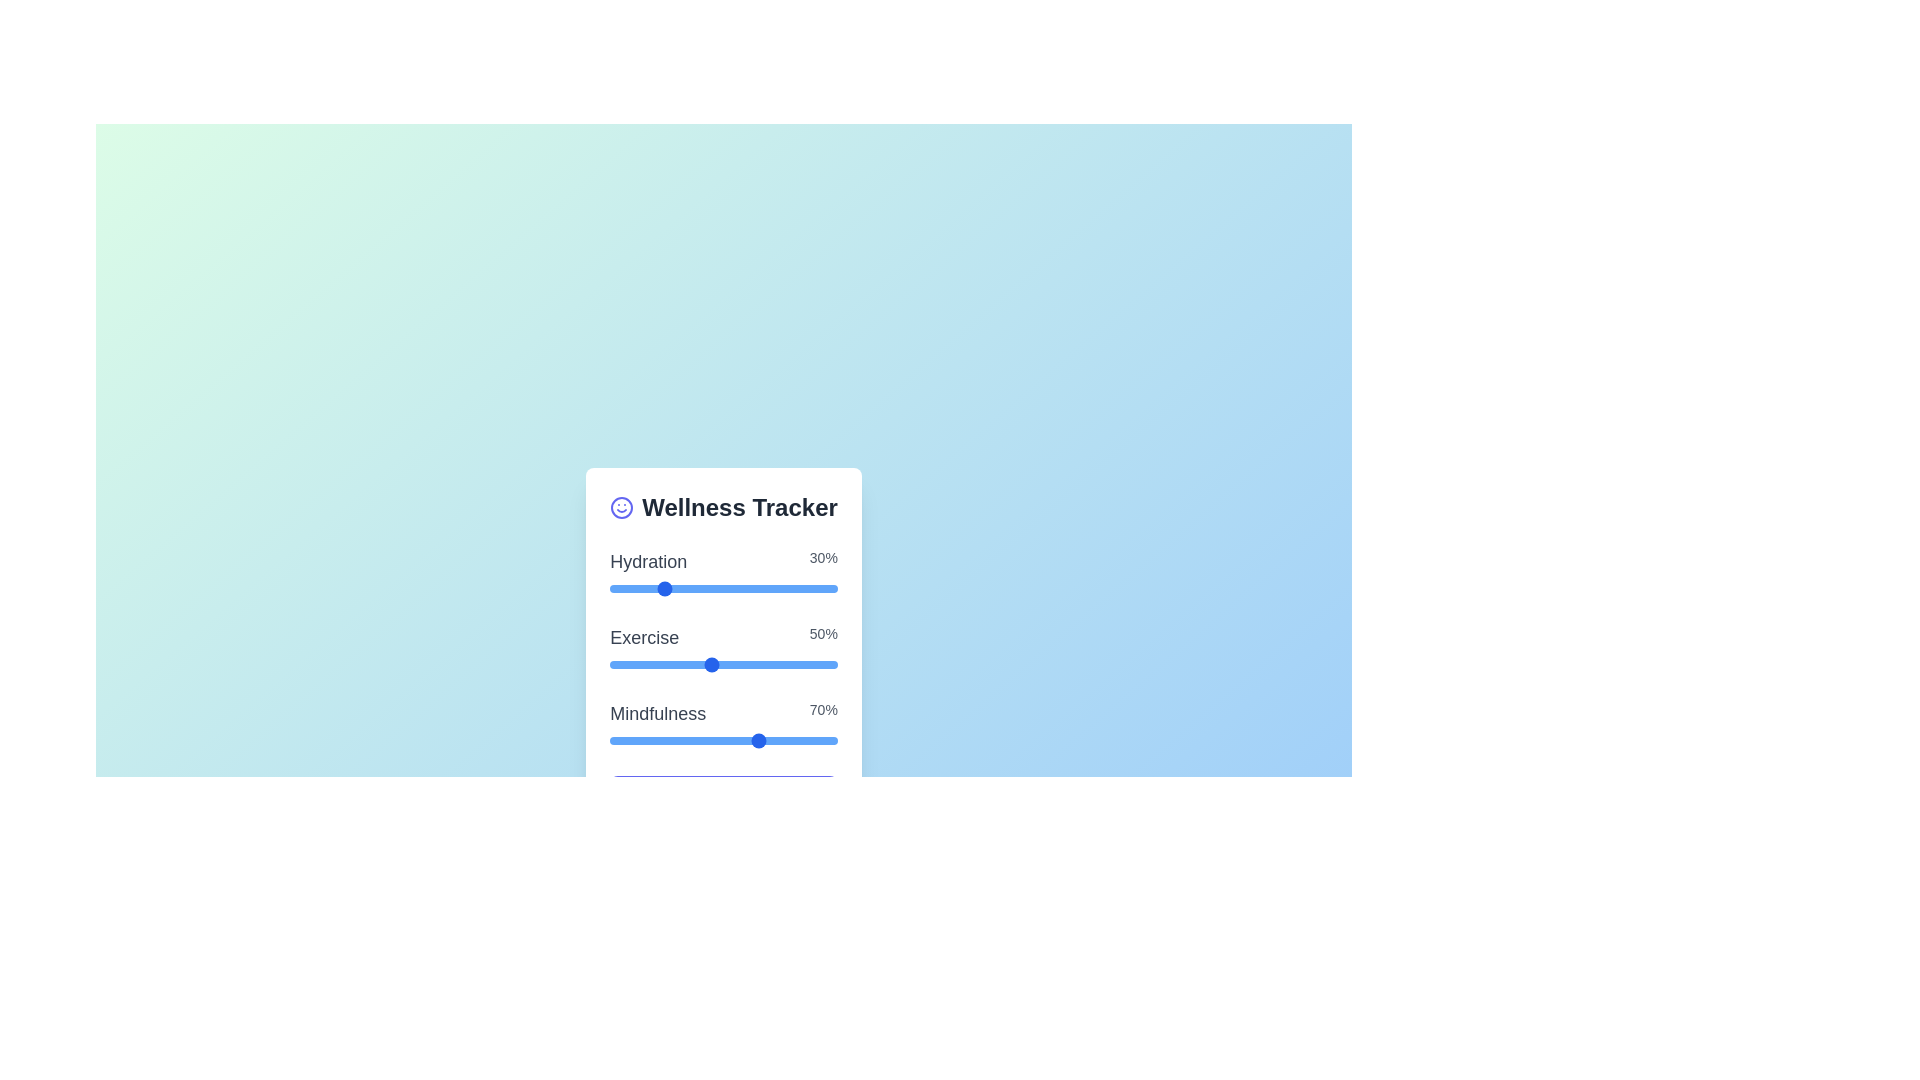 Image resolution: width=1920 pixels, height=1080 pixels. I want to click on the 'Exercise' slider to set its value to 1, so click(608, 664).